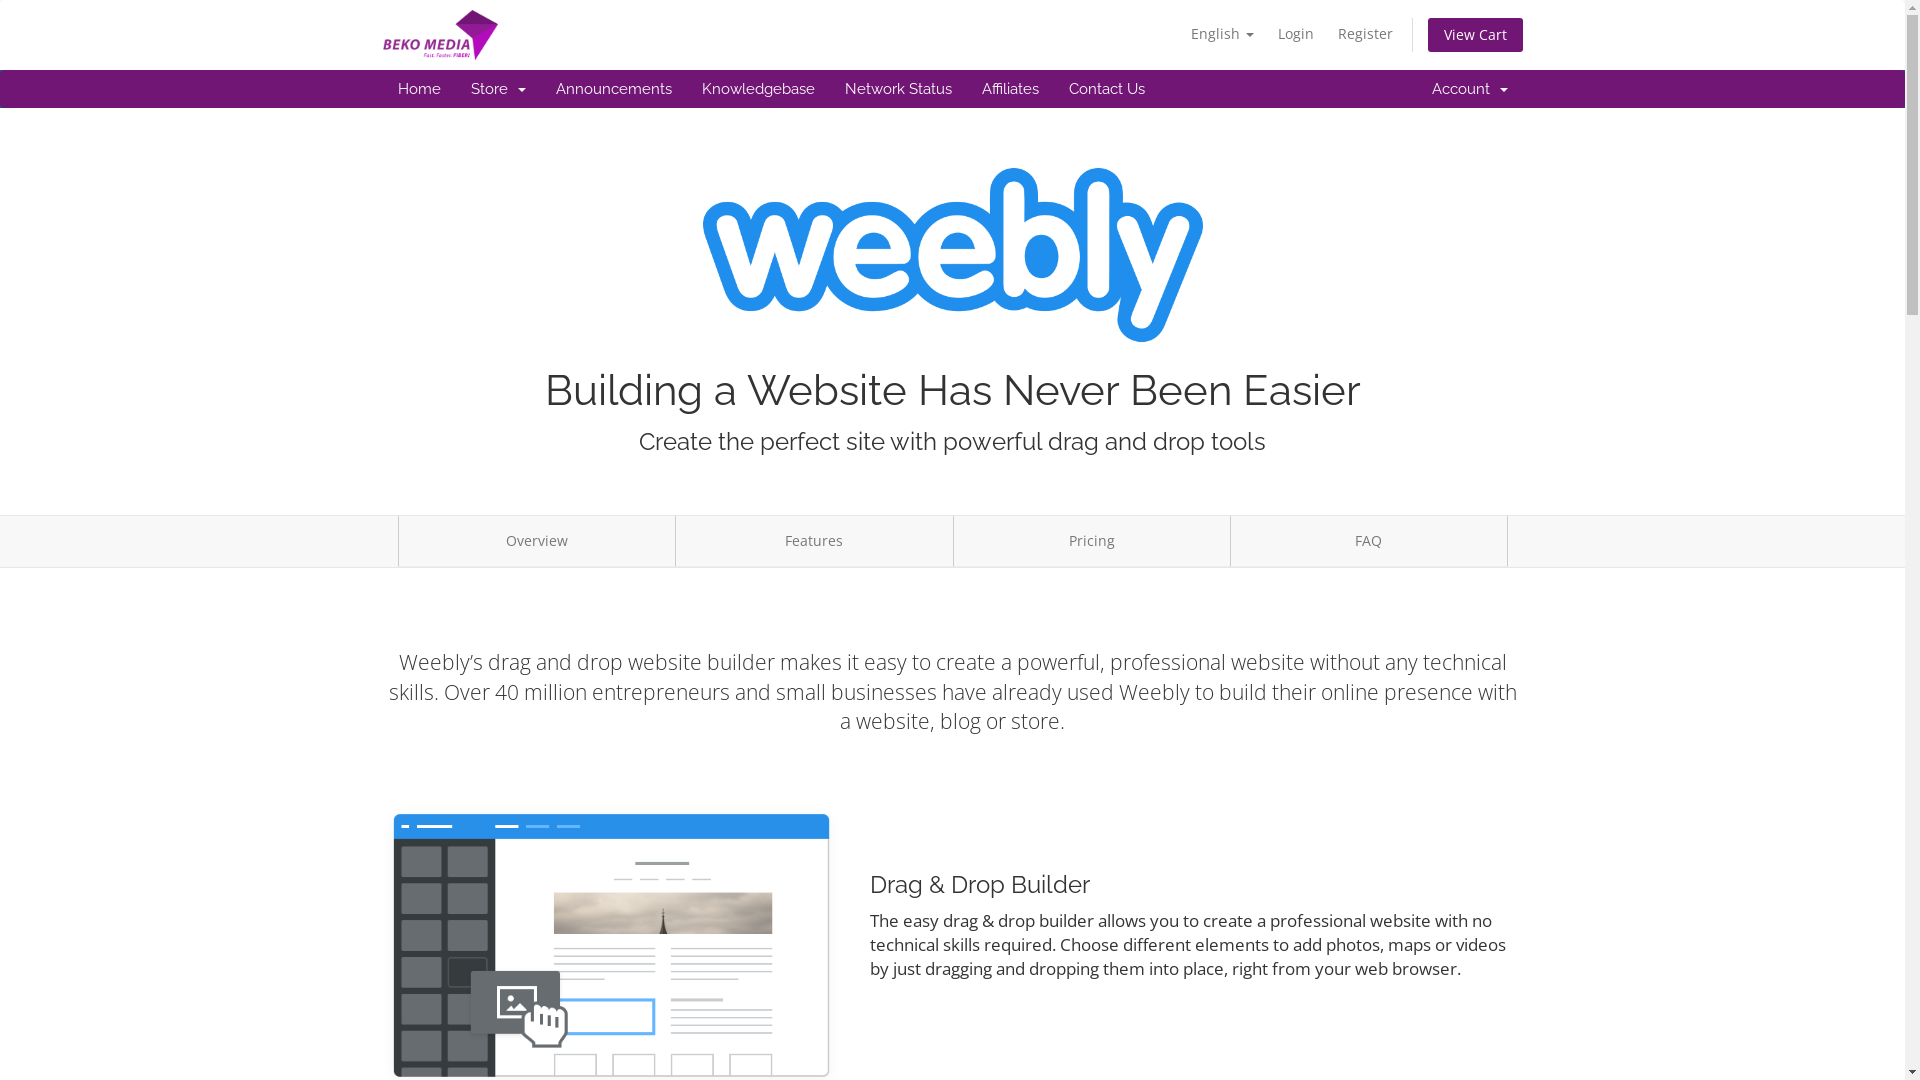 This screenshot has width=1920, height=1080. Describe the element at coordinates (1364, 34) in the screenshot. I see `'Register'` at that location.